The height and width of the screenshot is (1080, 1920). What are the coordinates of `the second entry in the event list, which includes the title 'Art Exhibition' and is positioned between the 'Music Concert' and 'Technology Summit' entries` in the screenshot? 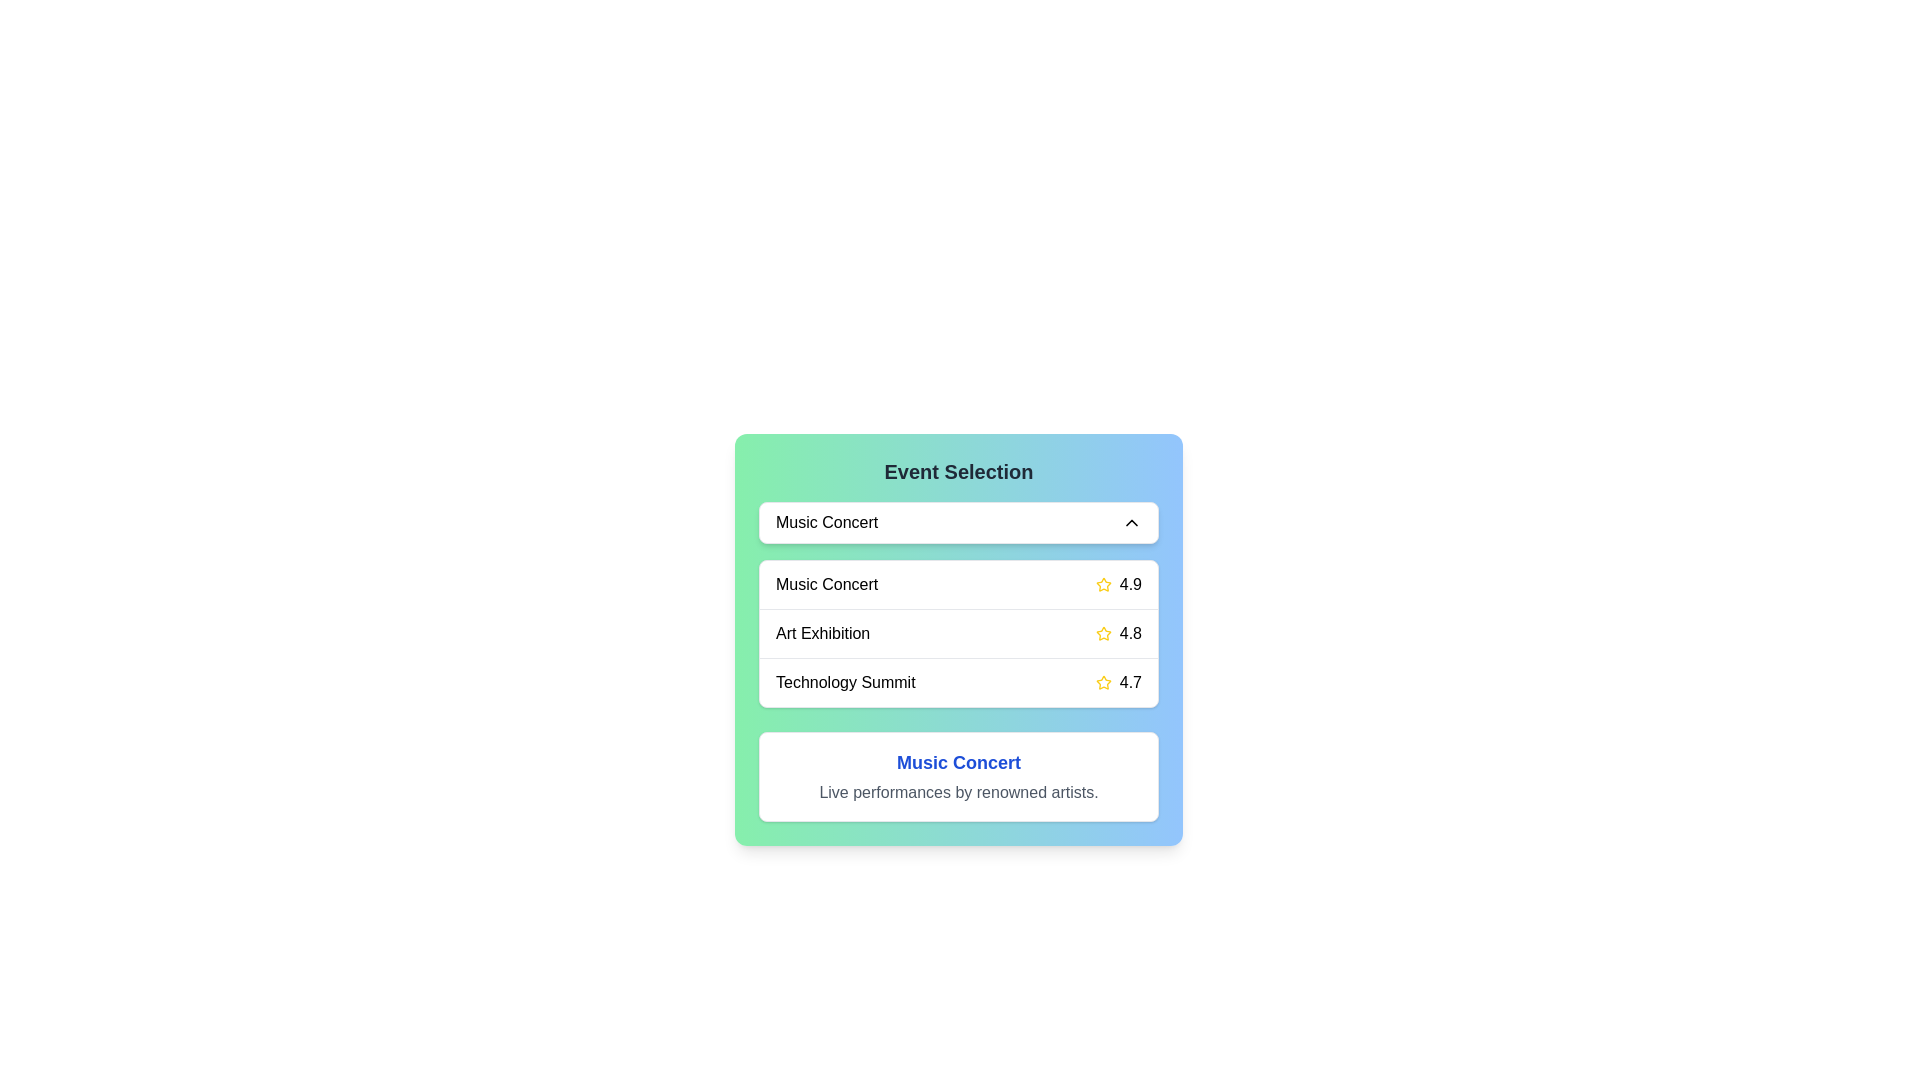 It's located at (958, 633).